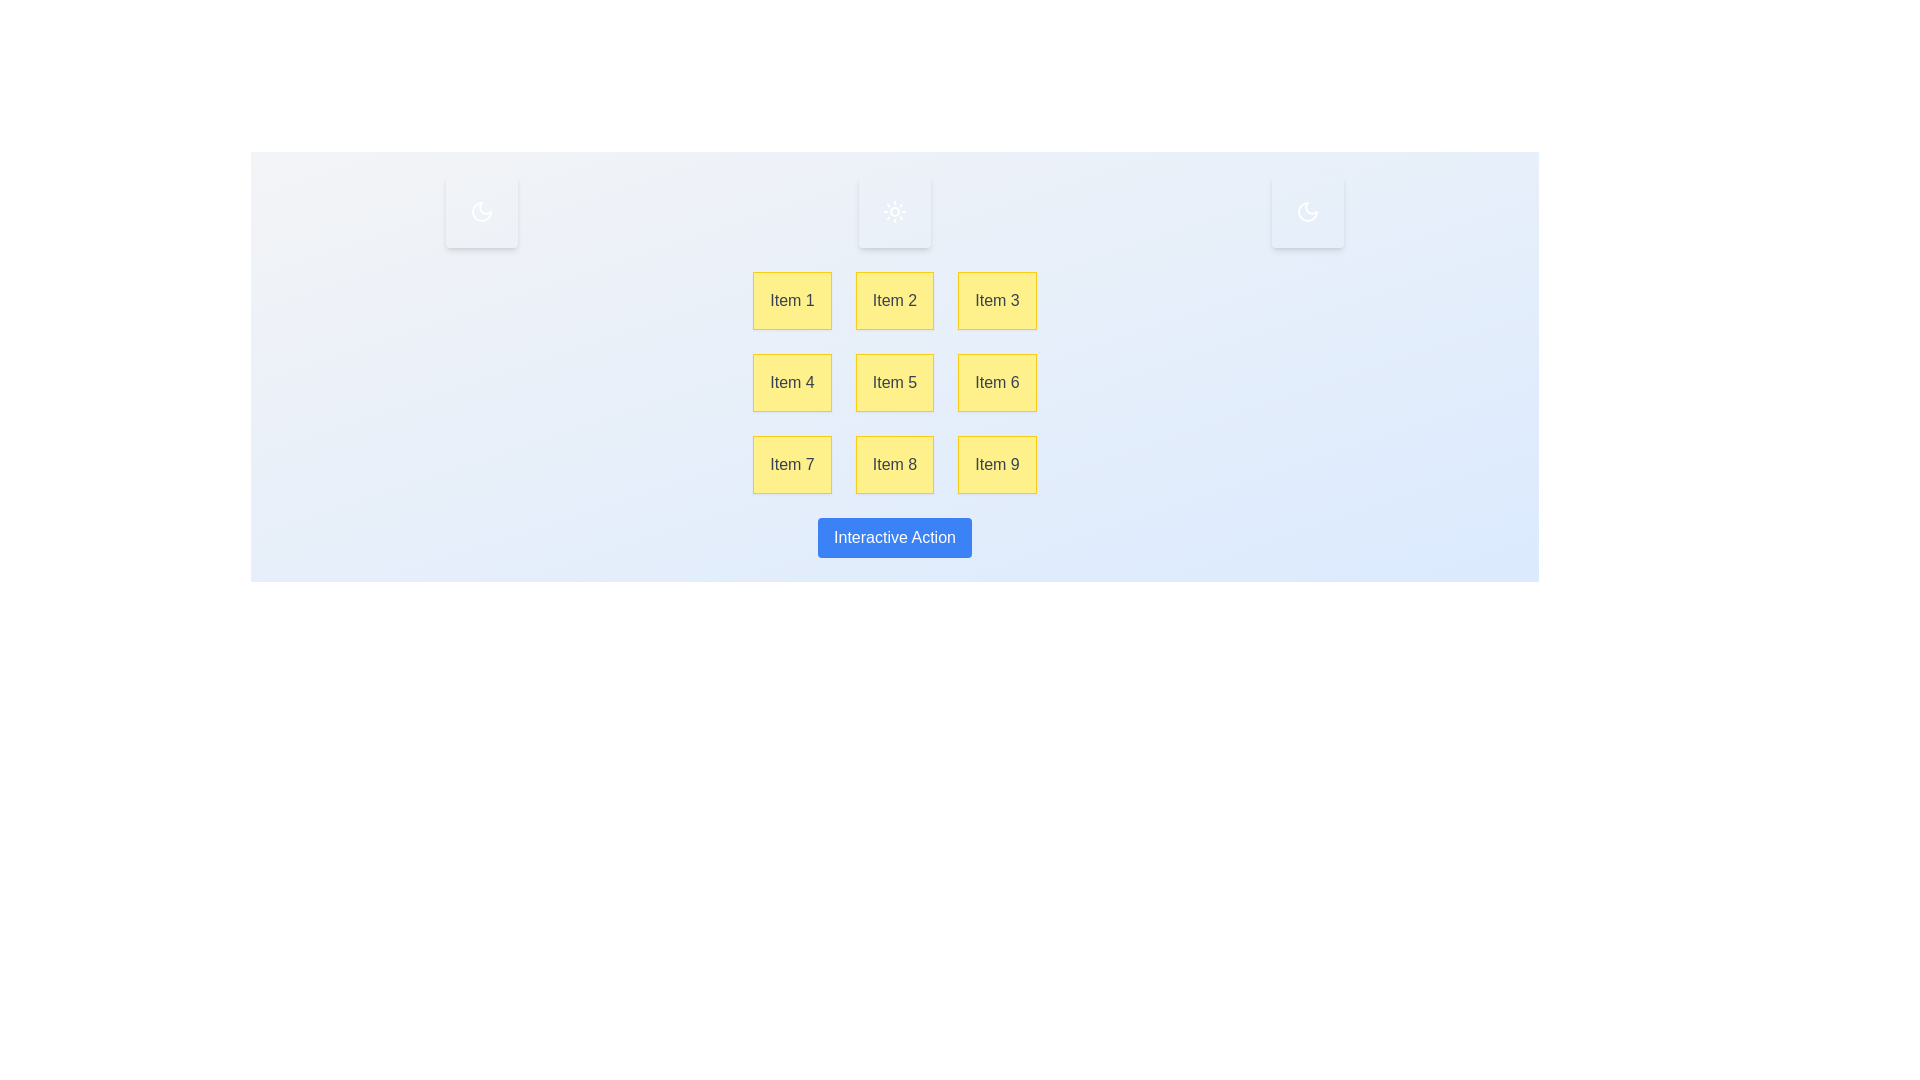 This screenshot has width=1920, height=1080. Describe the element at coordinates (791, 300) in the screenshot. I see `the static text label displaying 'Item 1' which is located in the top-left corner of a 3x3 grid layout, surrounded by other similar boxes` at that location.